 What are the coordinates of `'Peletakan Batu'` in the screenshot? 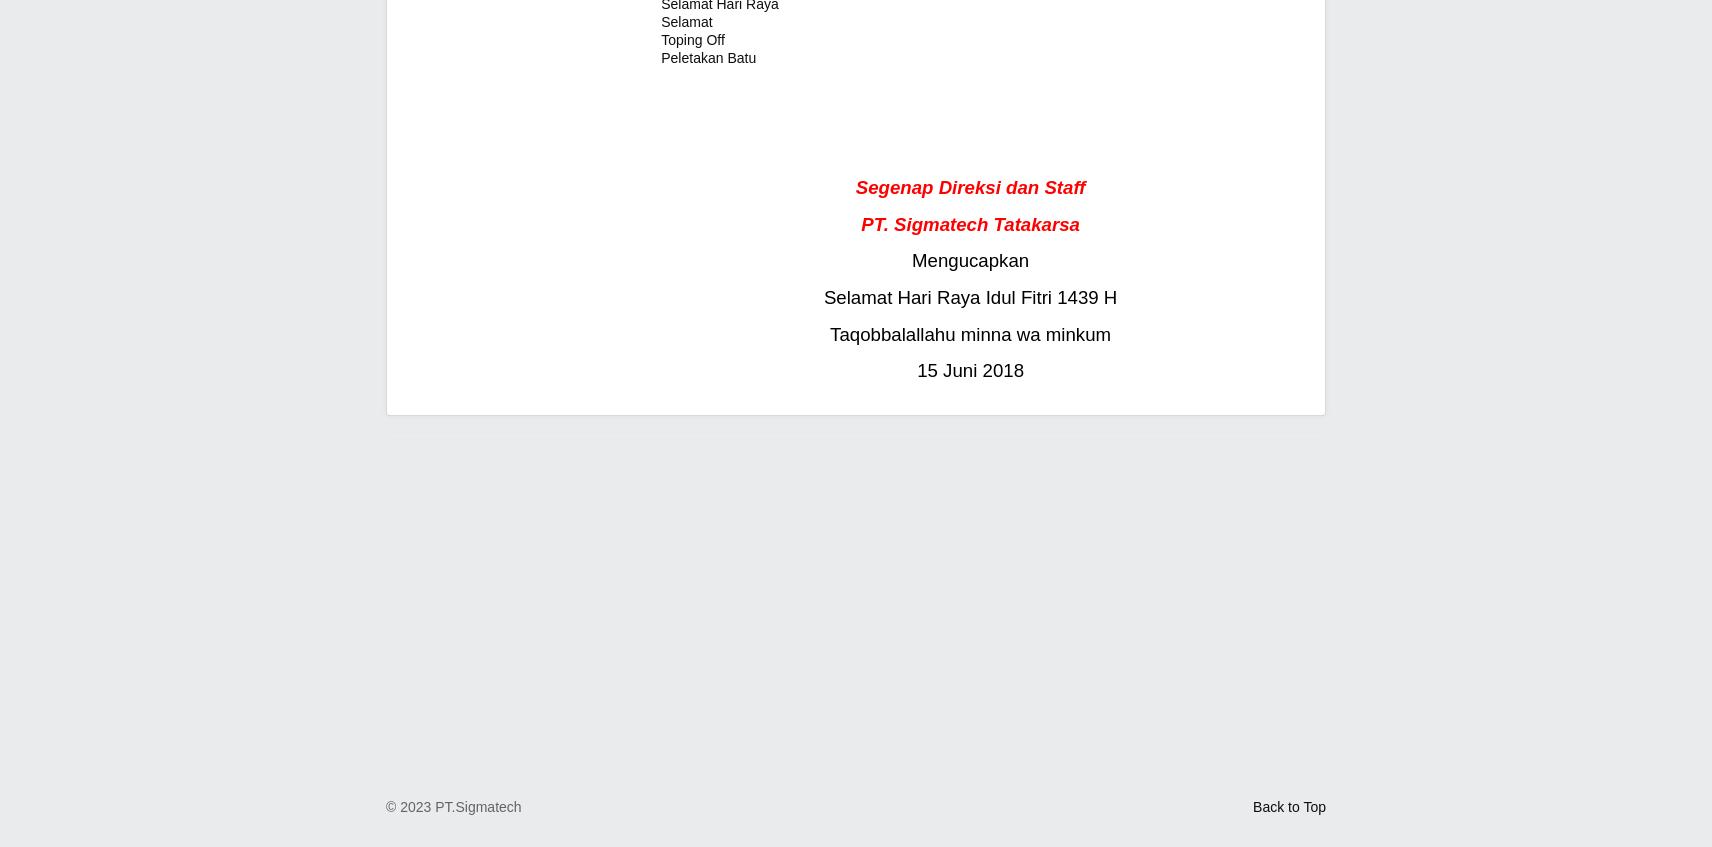 It's located at (708, 57).